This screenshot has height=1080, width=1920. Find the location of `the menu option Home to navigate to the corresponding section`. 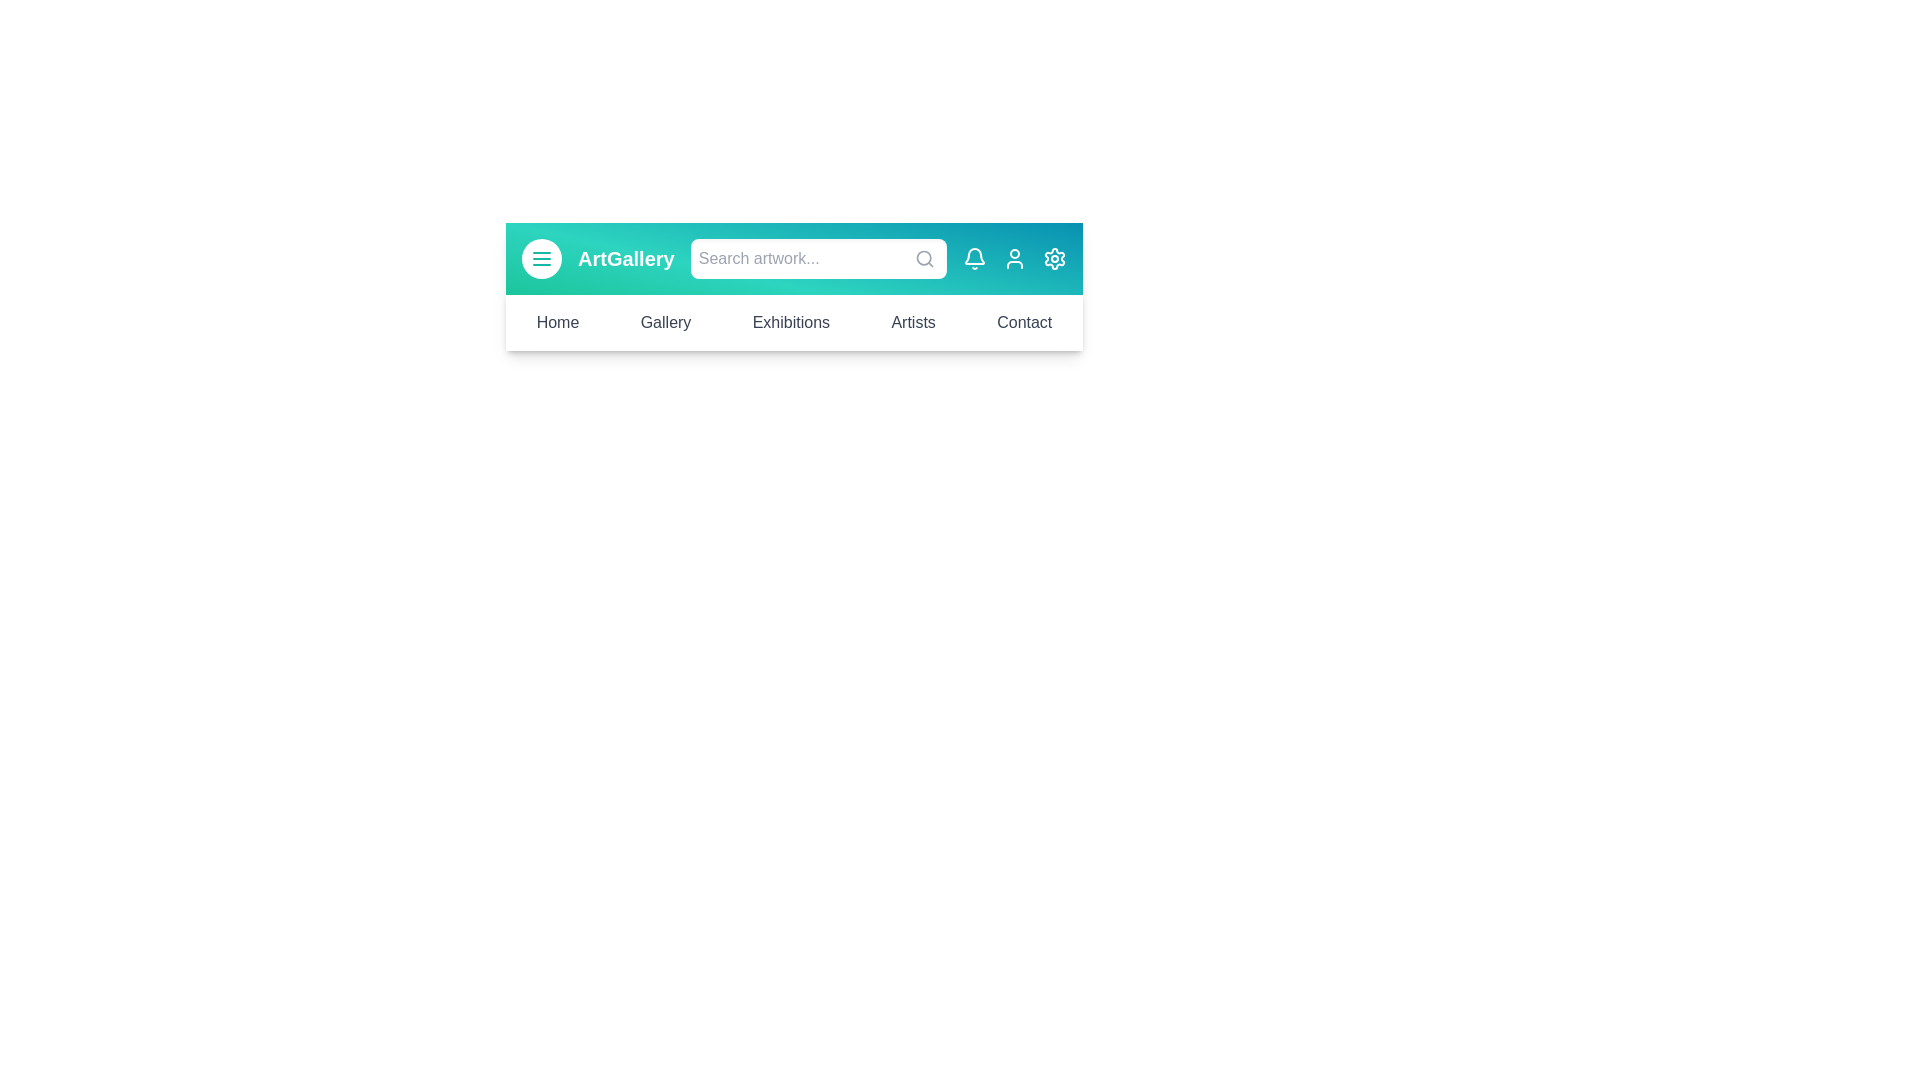

the menu option Home to navigate to the corresponding section is located at coordinates (557, 322).